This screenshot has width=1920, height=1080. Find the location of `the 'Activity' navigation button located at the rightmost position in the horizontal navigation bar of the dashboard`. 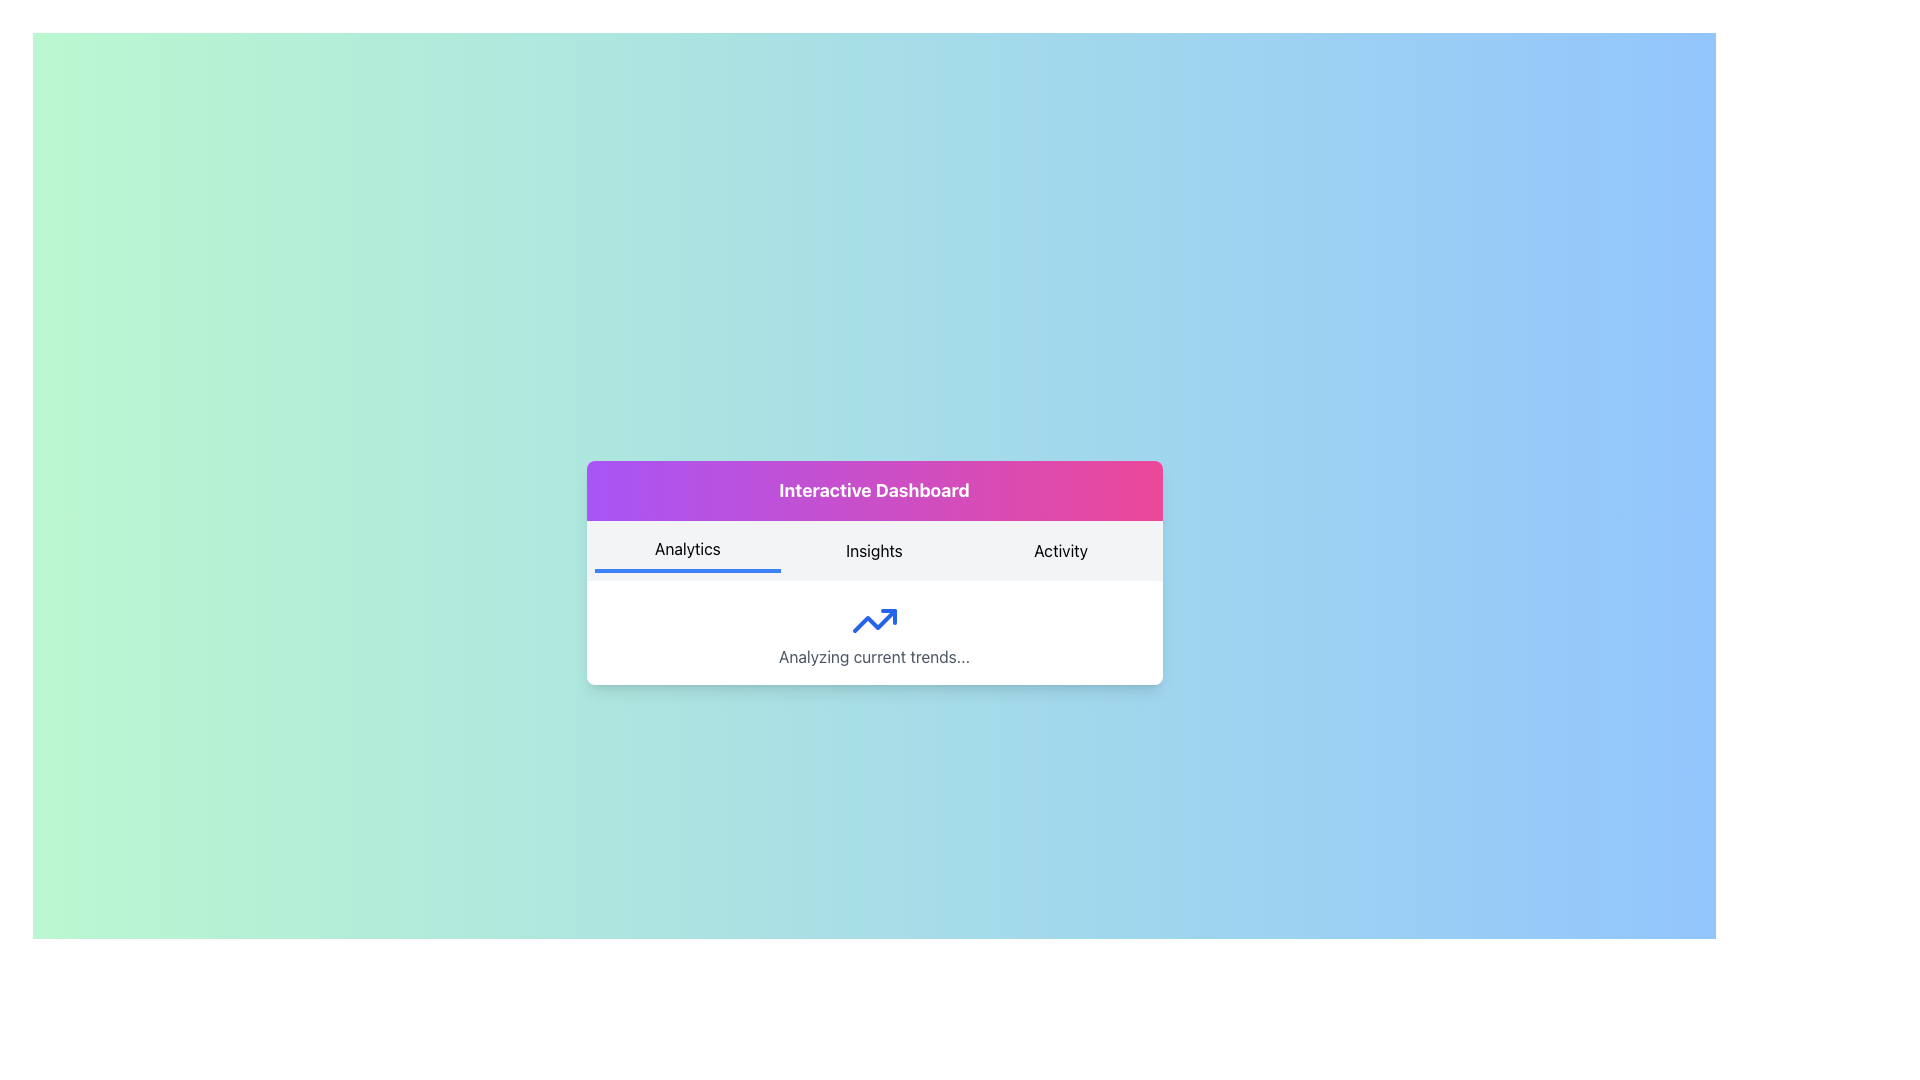

the 'Activity' navigation button located at the rightmost position in the horizontal navigation bar of the dashboard is located at coordinates (1060, 551).